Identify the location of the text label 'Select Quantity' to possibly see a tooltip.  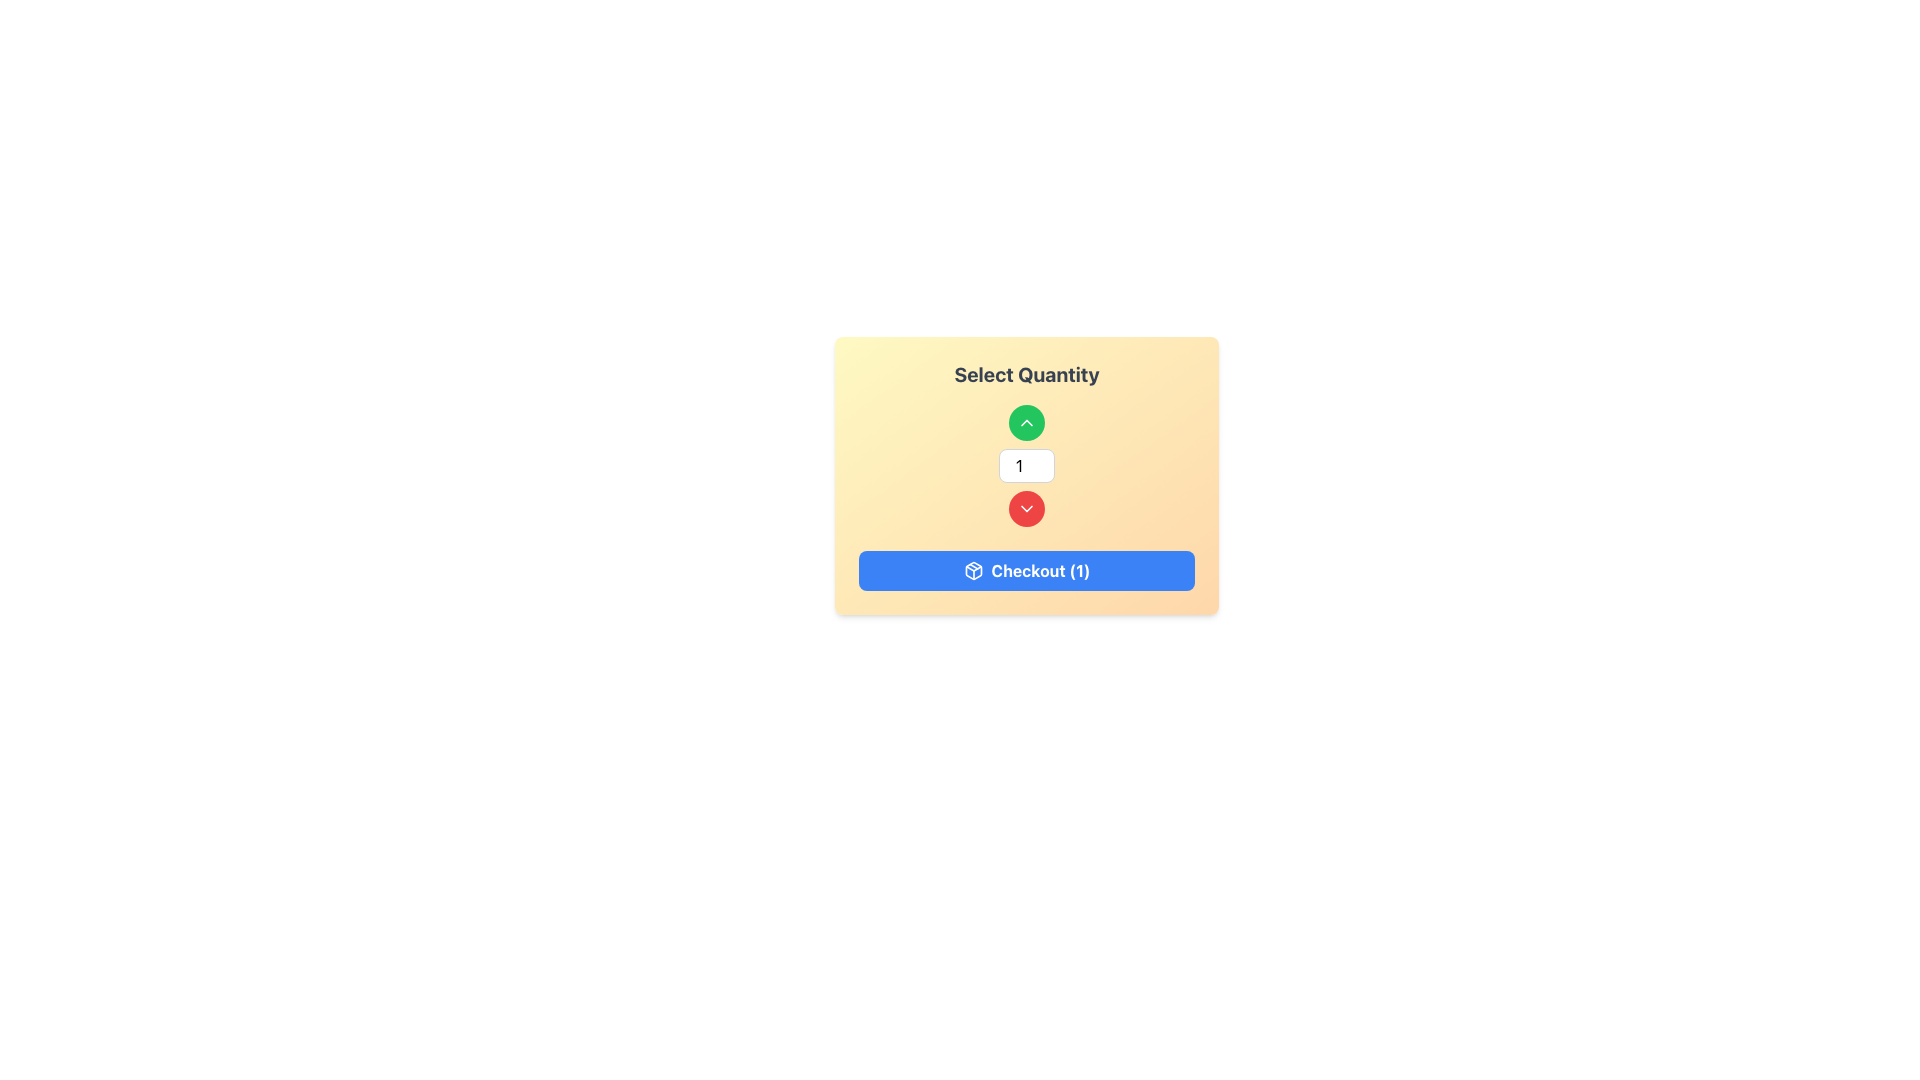
(1027, 374).